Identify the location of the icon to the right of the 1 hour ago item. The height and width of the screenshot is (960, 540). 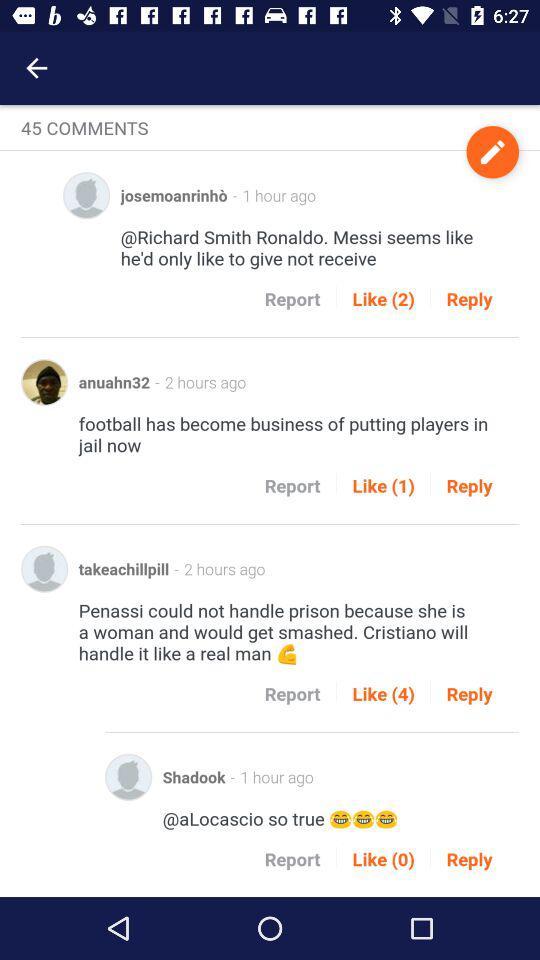
(491, 151).